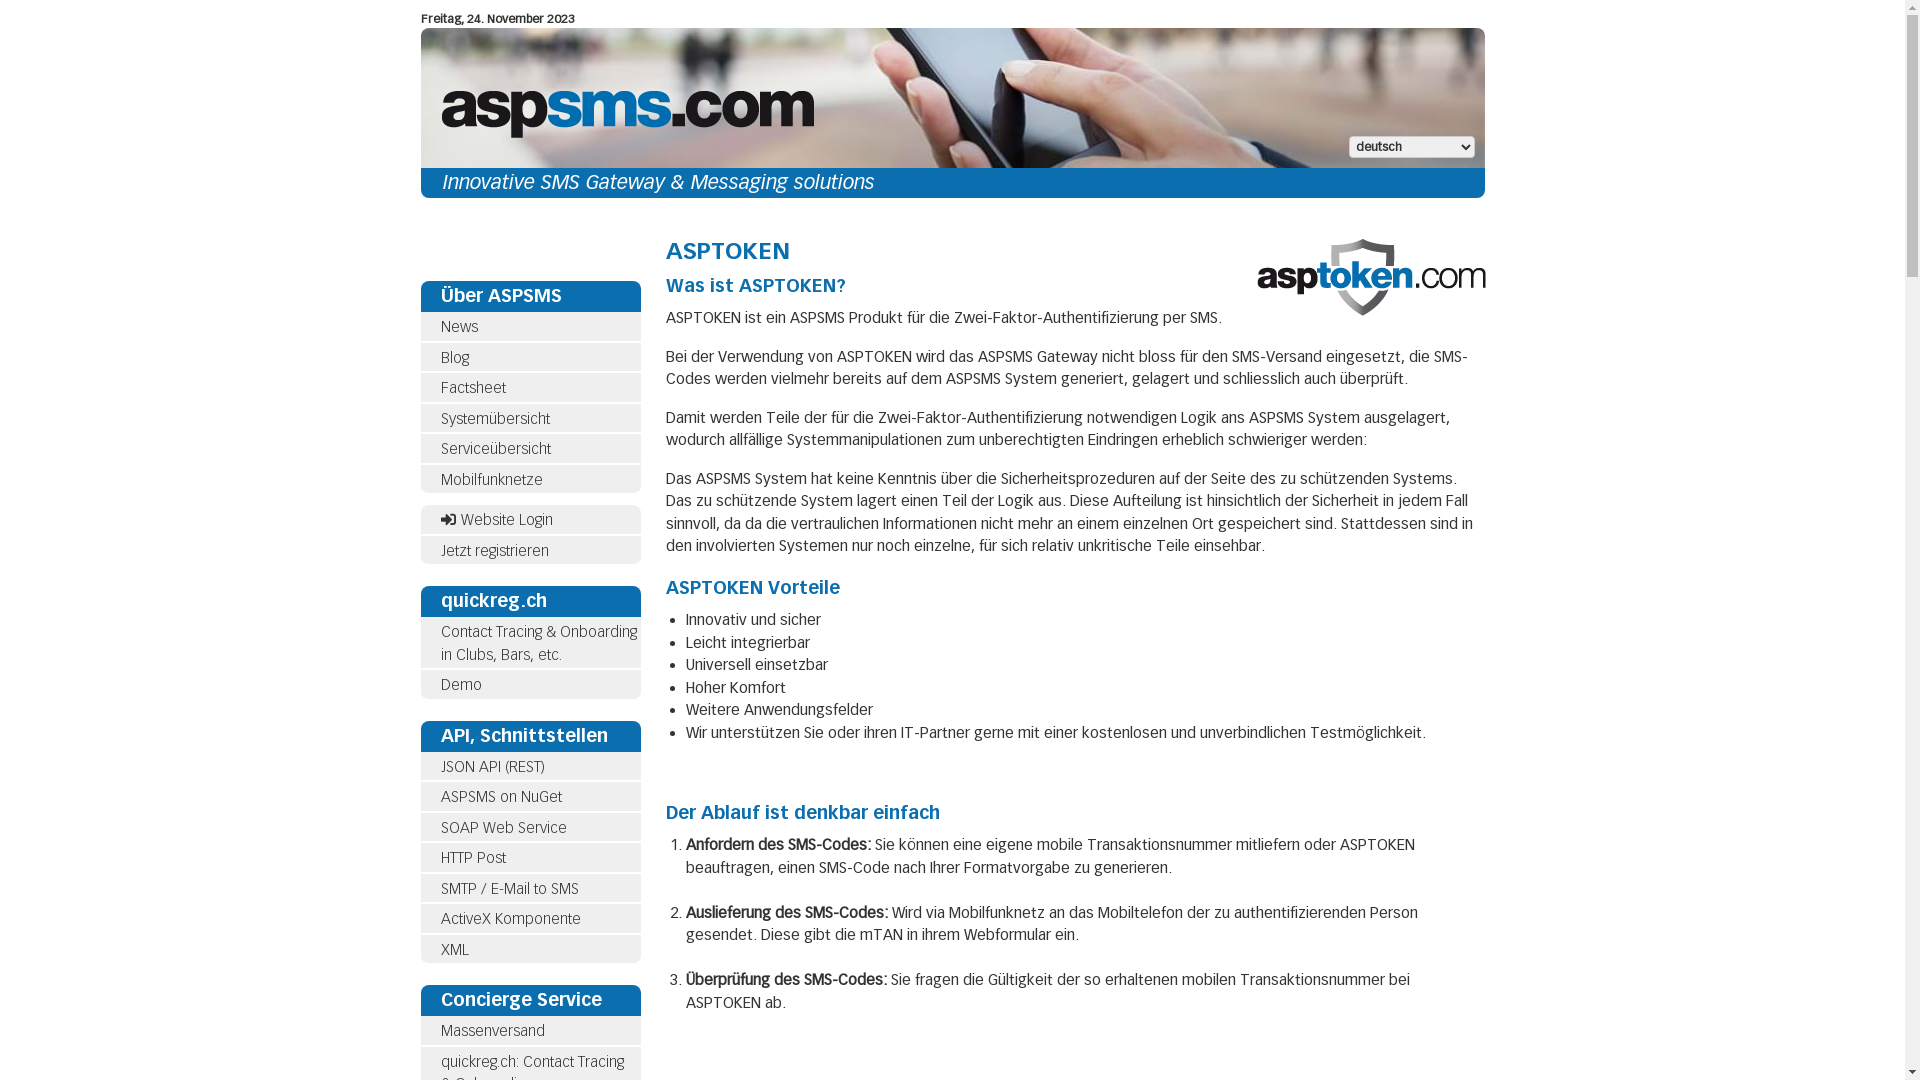  What do you see at coordinates (419, 600) in the screenshot?
I see `'quickreg.ch'` at bounding box center [419, 600].